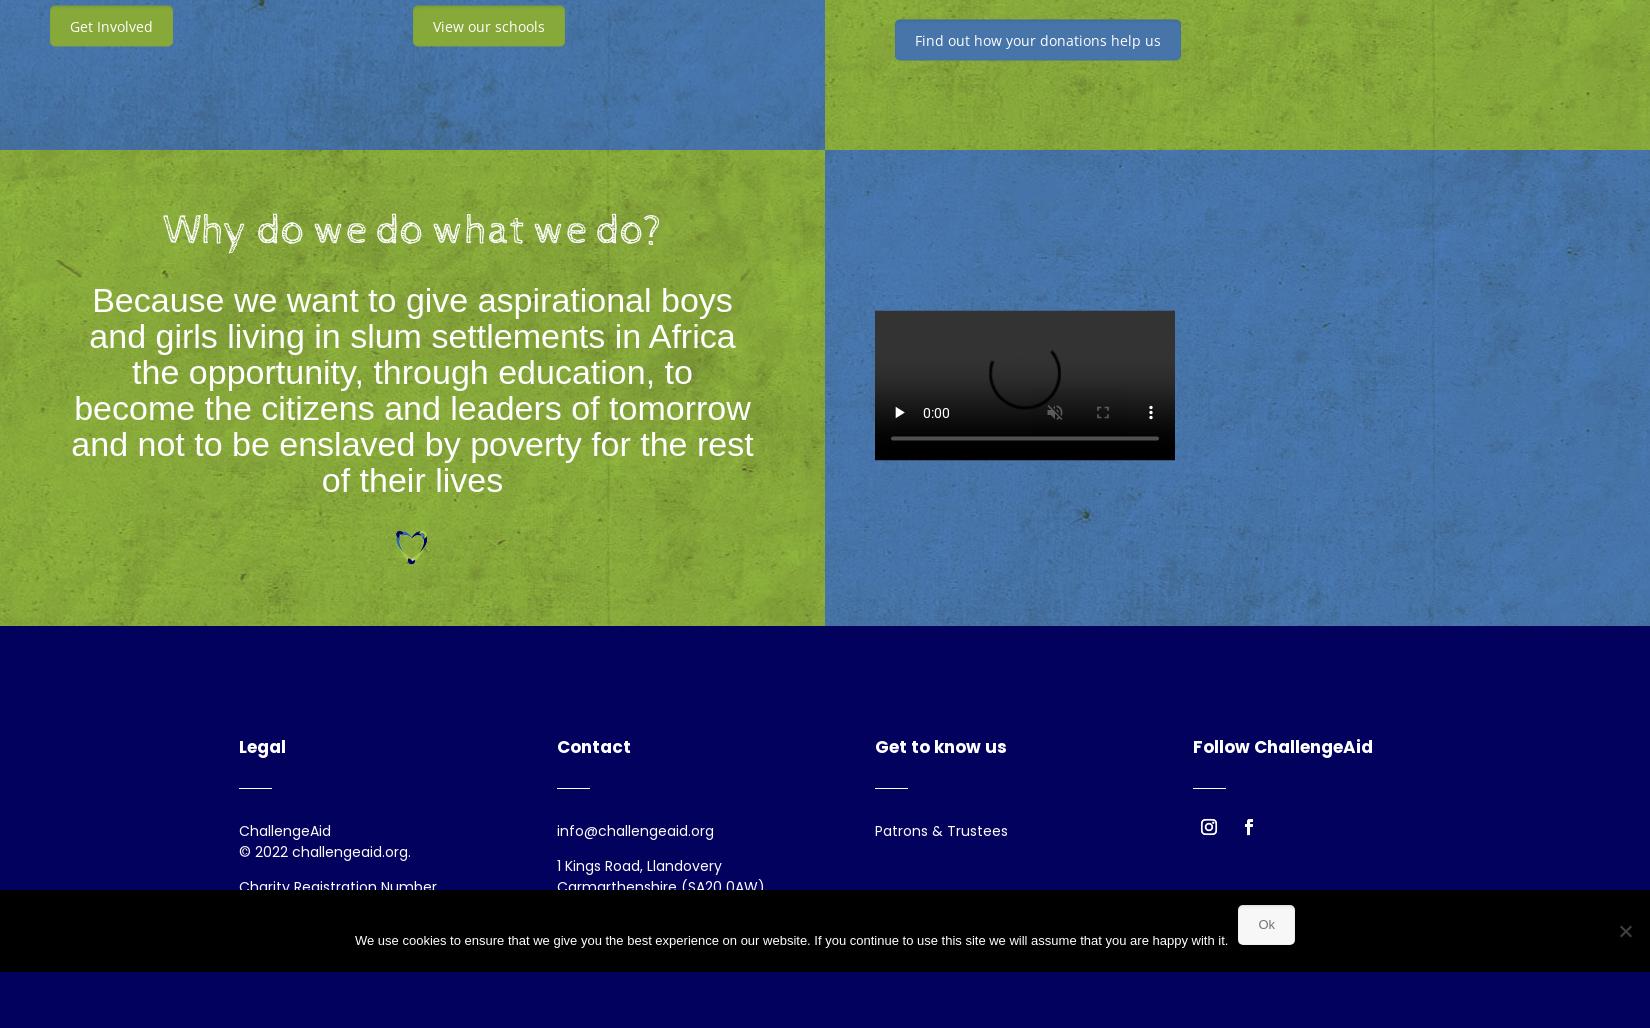  I want to click on 'Patrons & Trustees', so click(941, 831).